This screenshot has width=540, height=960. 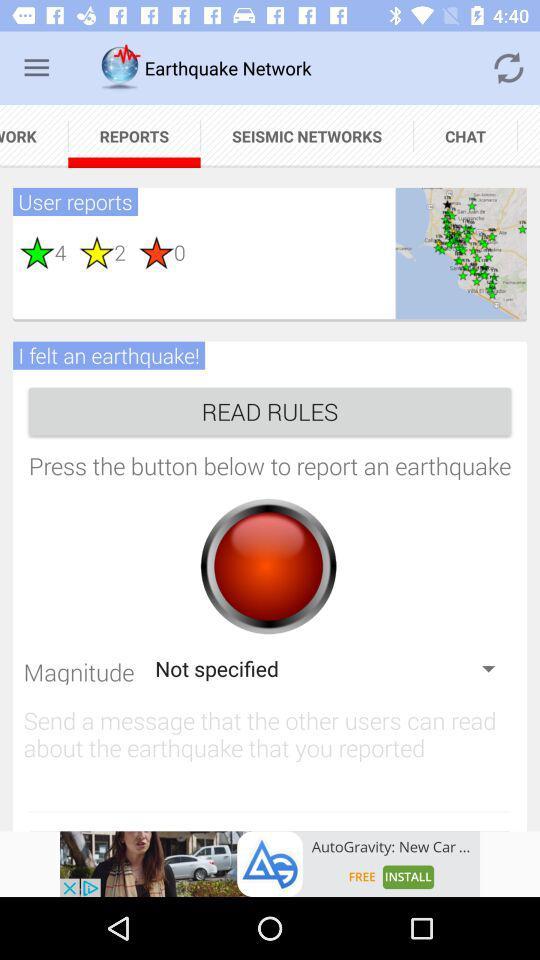 What do you see at coordinates (89, 251) in the screenshot?
I see `the star icon` at bounding box center [89, 251].